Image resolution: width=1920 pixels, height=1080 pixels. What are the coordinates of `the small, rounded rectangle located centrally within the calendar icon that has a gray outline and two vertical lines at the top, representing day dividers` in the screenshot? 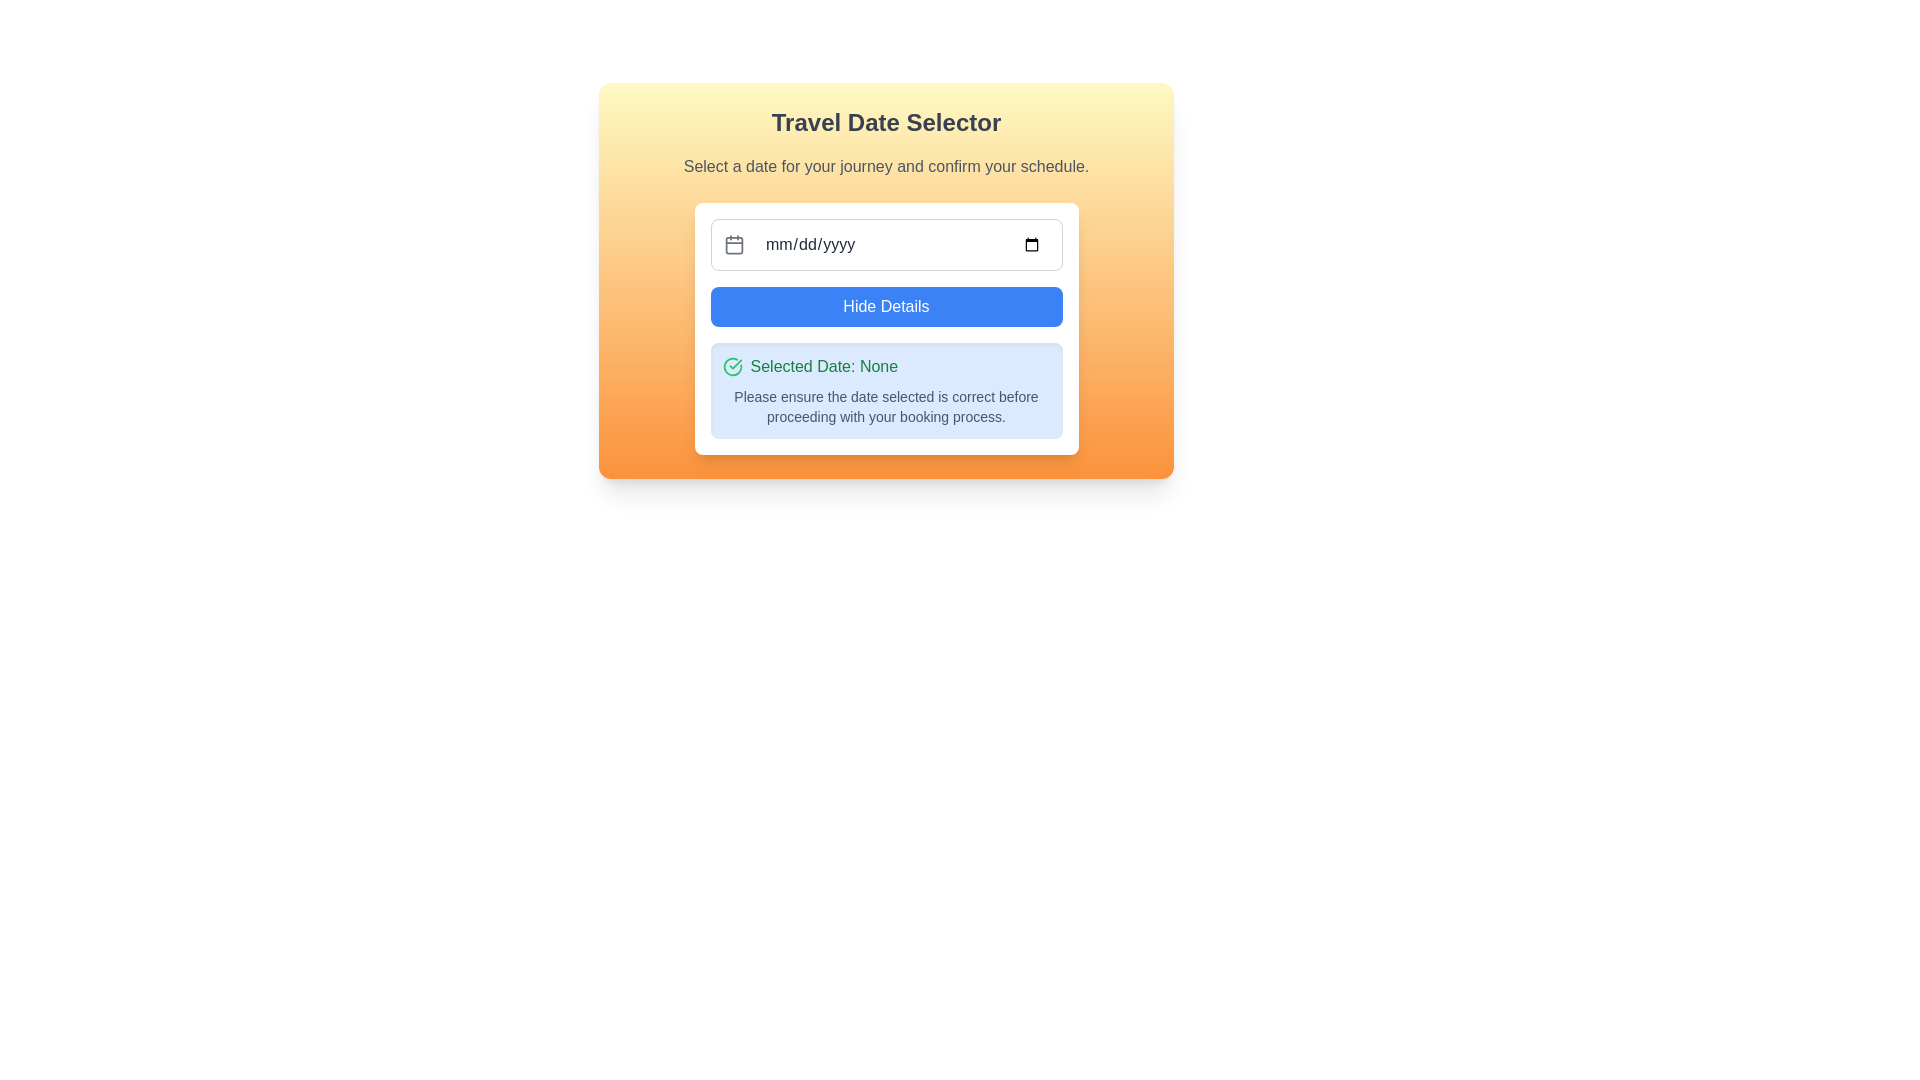 It's located at (733, 244).